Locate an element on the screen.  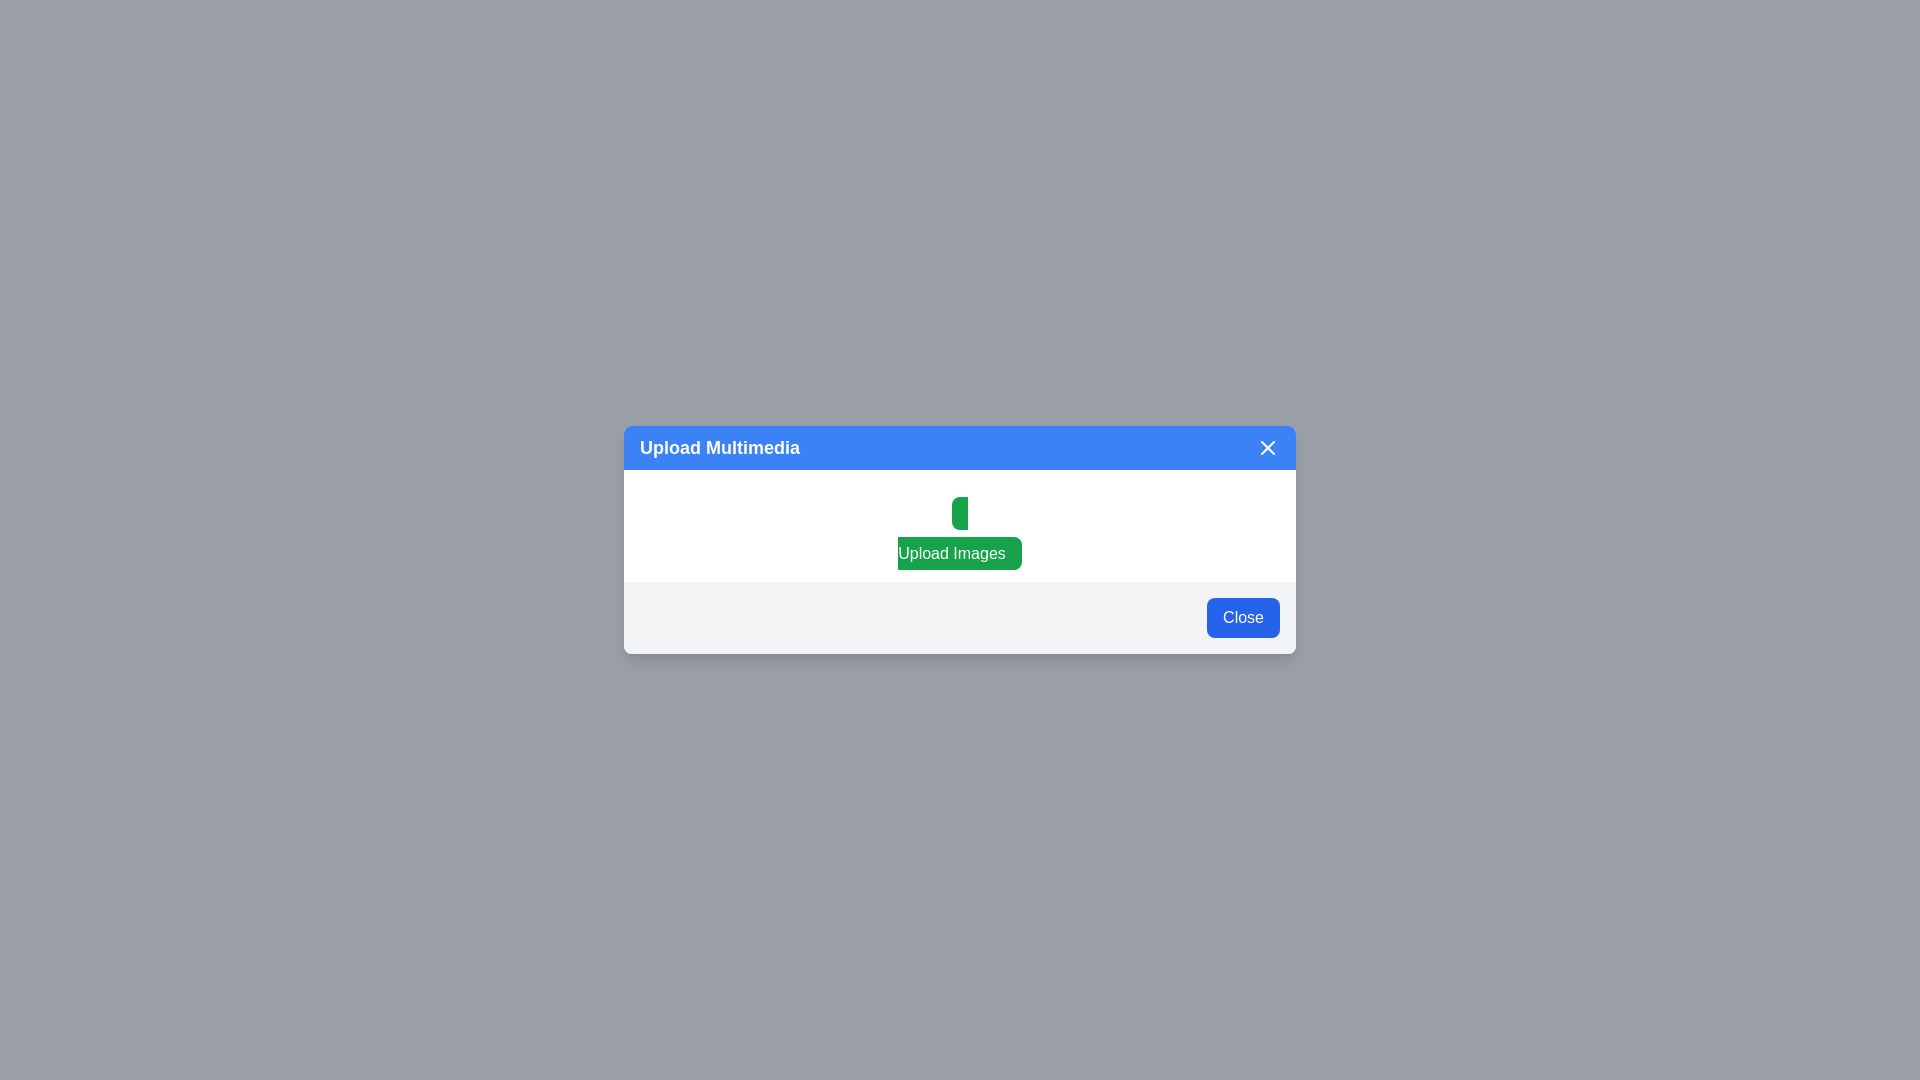
the upload button with an associated upload icon located in the middle section of the 'Upload Multimedia' modal dialog is located at coordinates (960, 524).